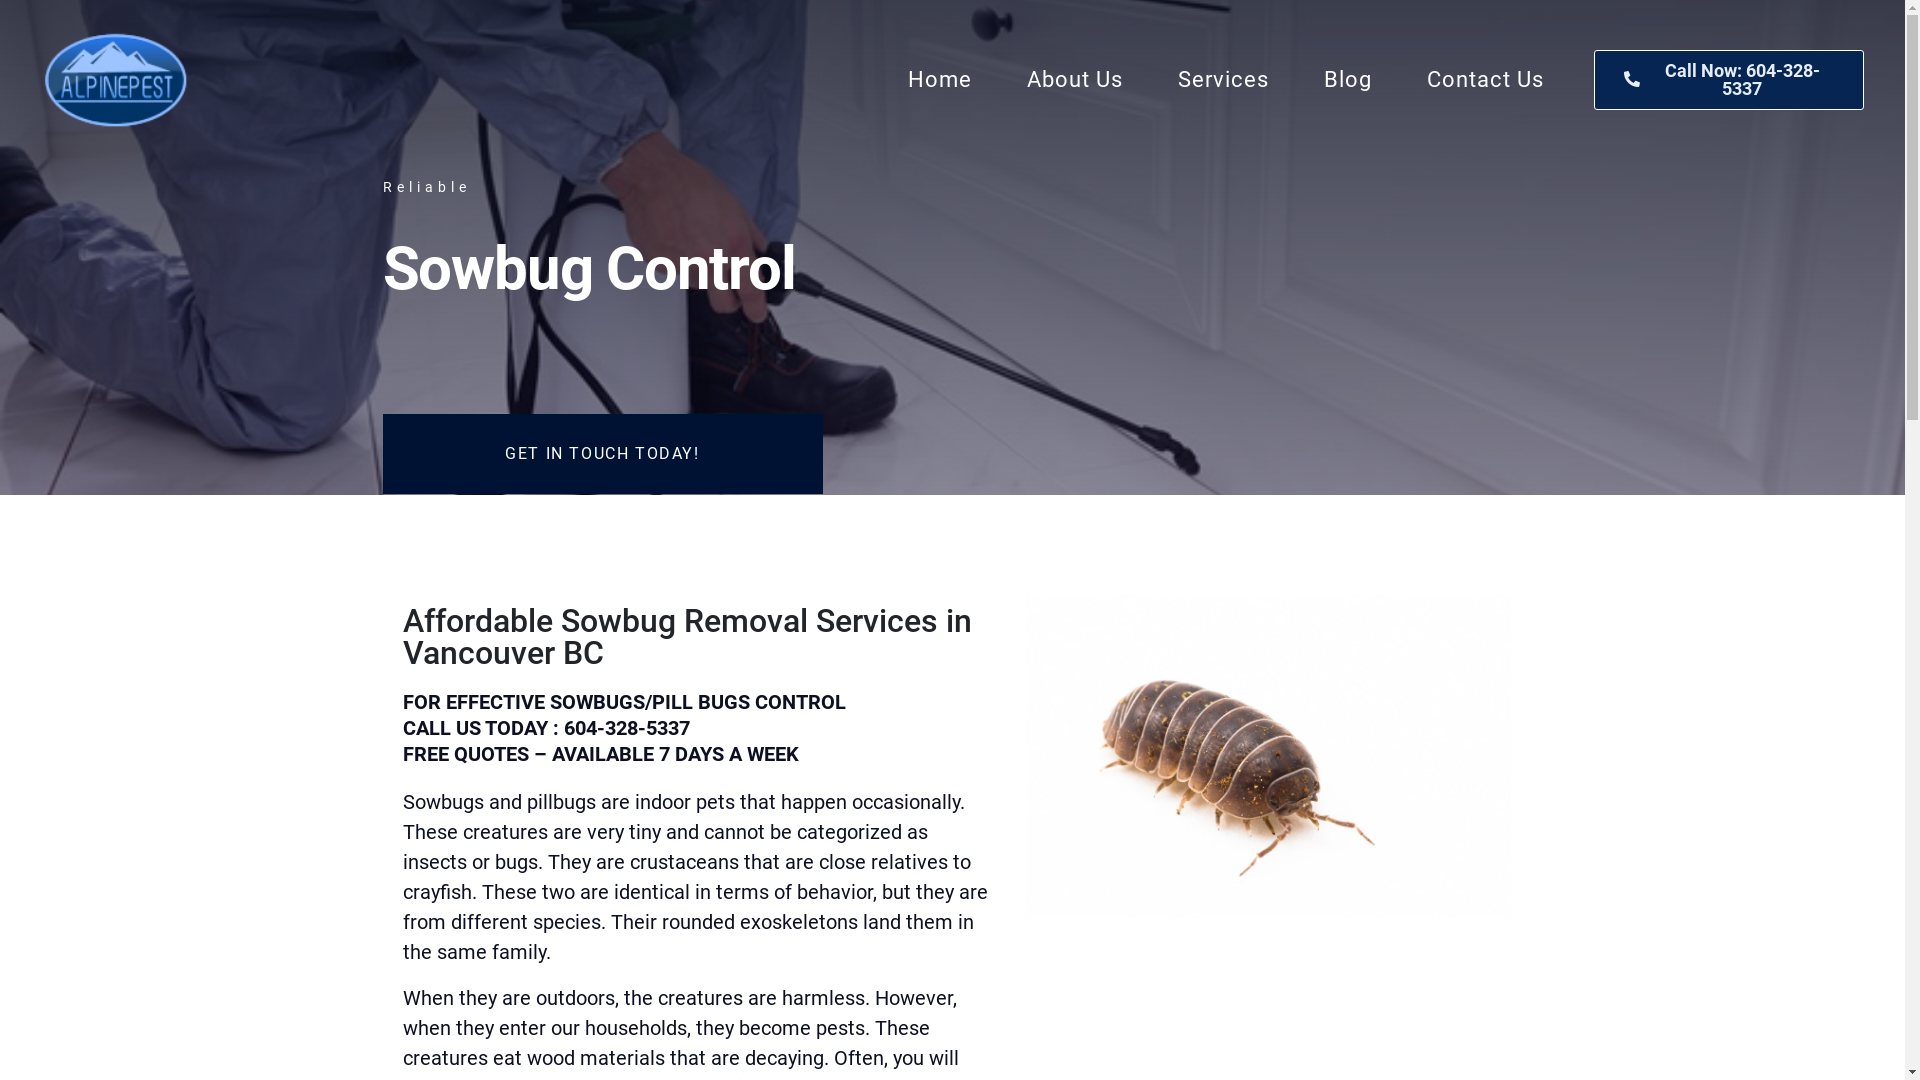 Image resolution: width=1920 pixels, height=1080 pixels. Describe the element at coordinates (1348, 78) in the screenshot. I see `'Blog'` at that location.